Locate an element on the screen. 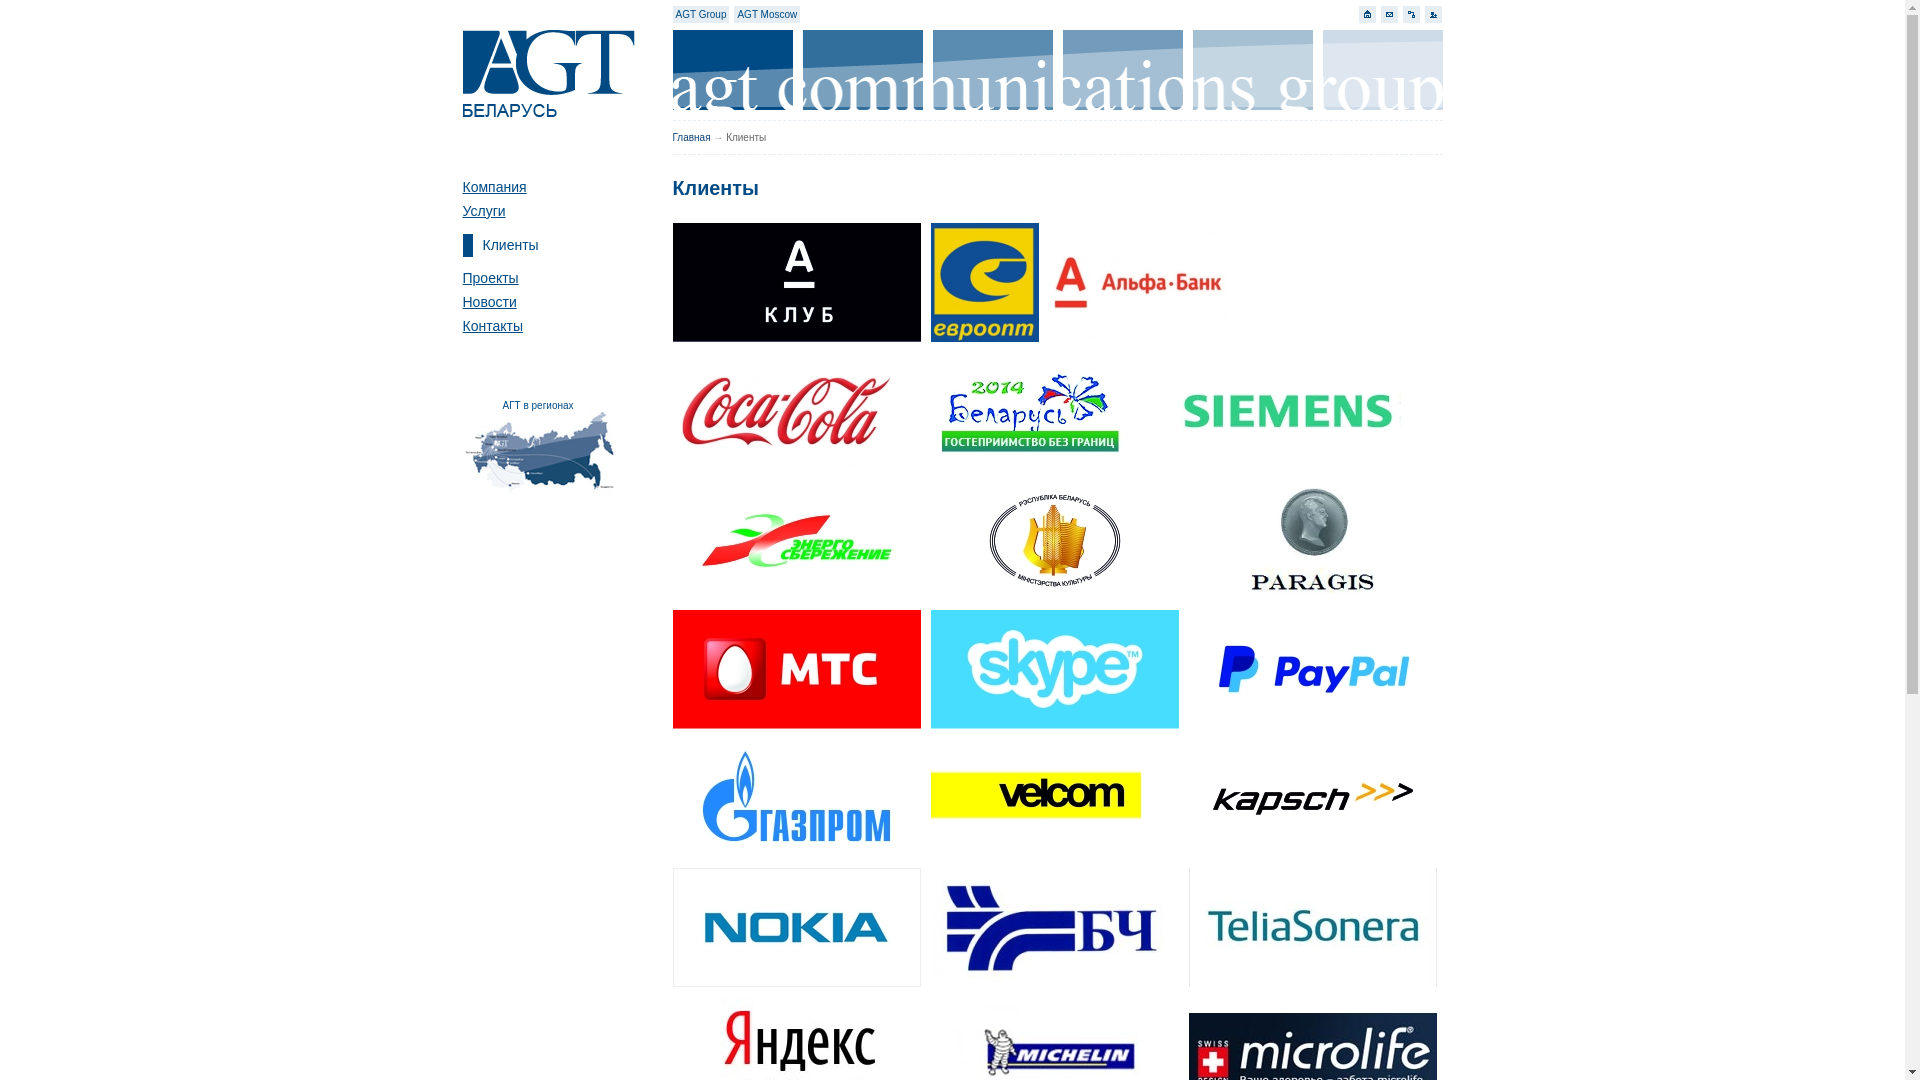  'pr@agt.by' is located at coordinates (1388, 14).